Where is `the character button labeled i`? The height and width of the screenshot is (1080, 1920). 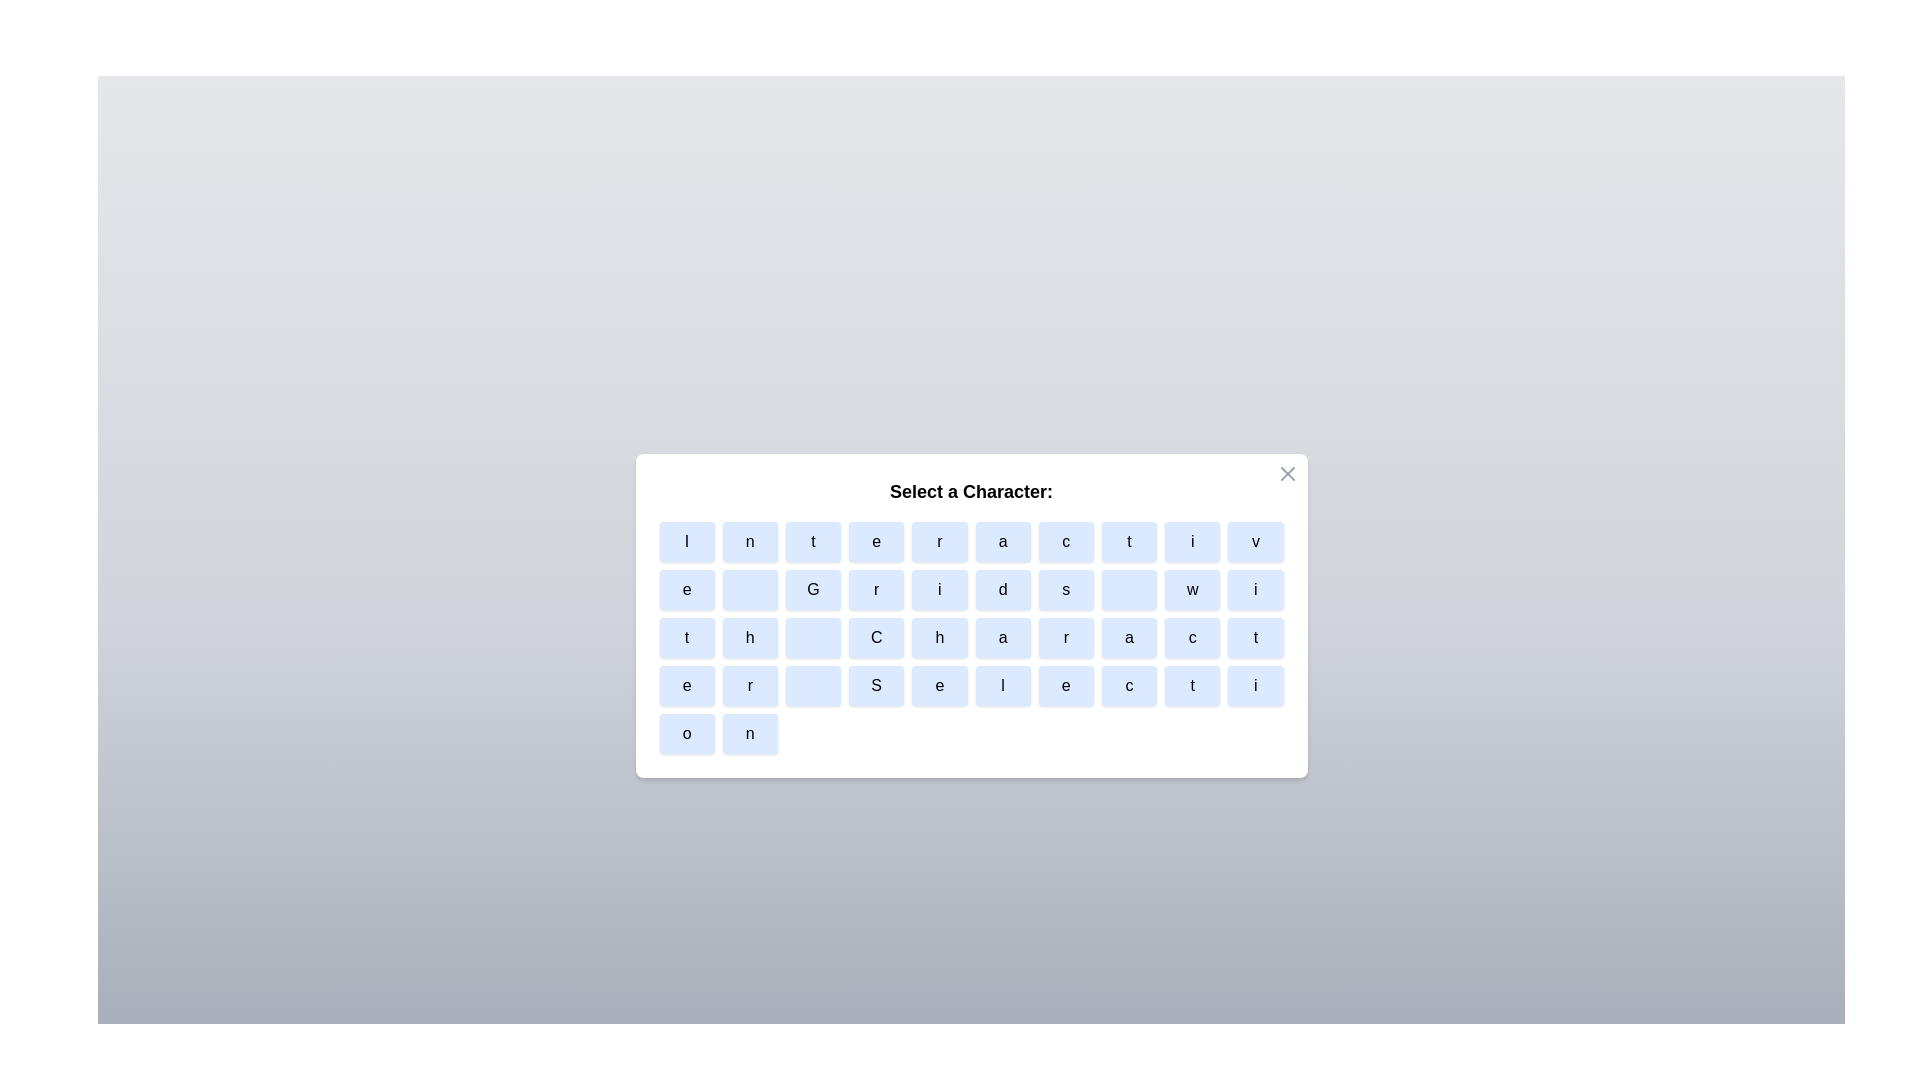 the character button labeled i is located at coordinates (1192, 542).